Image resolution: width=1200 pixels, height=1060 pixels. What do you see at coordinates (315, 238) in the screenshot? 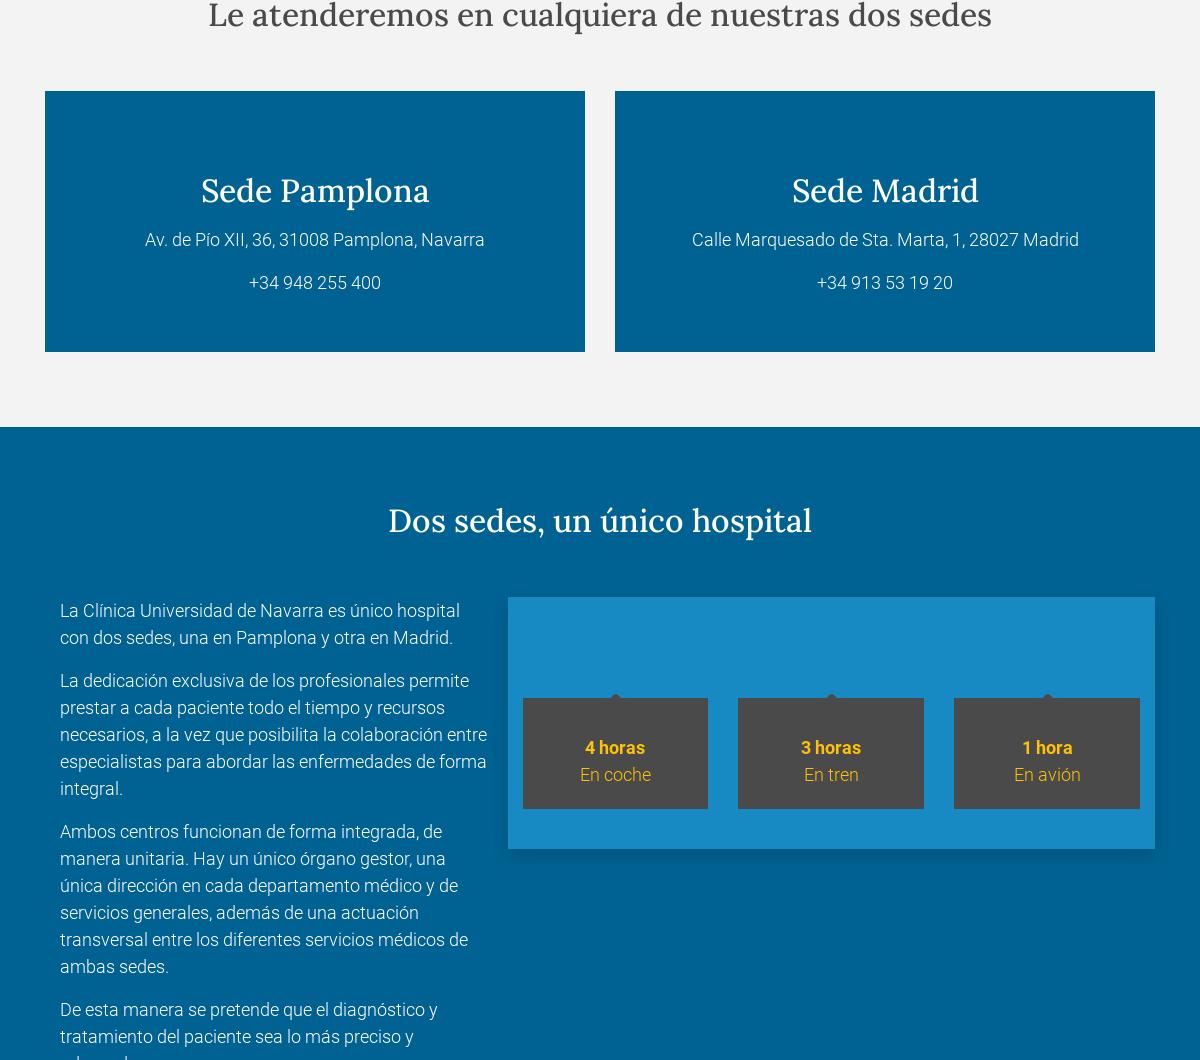
I see `'Av. de Pío XII, 36, 31008 Pamplona, Navarra'` at bounding box center [315, 238].